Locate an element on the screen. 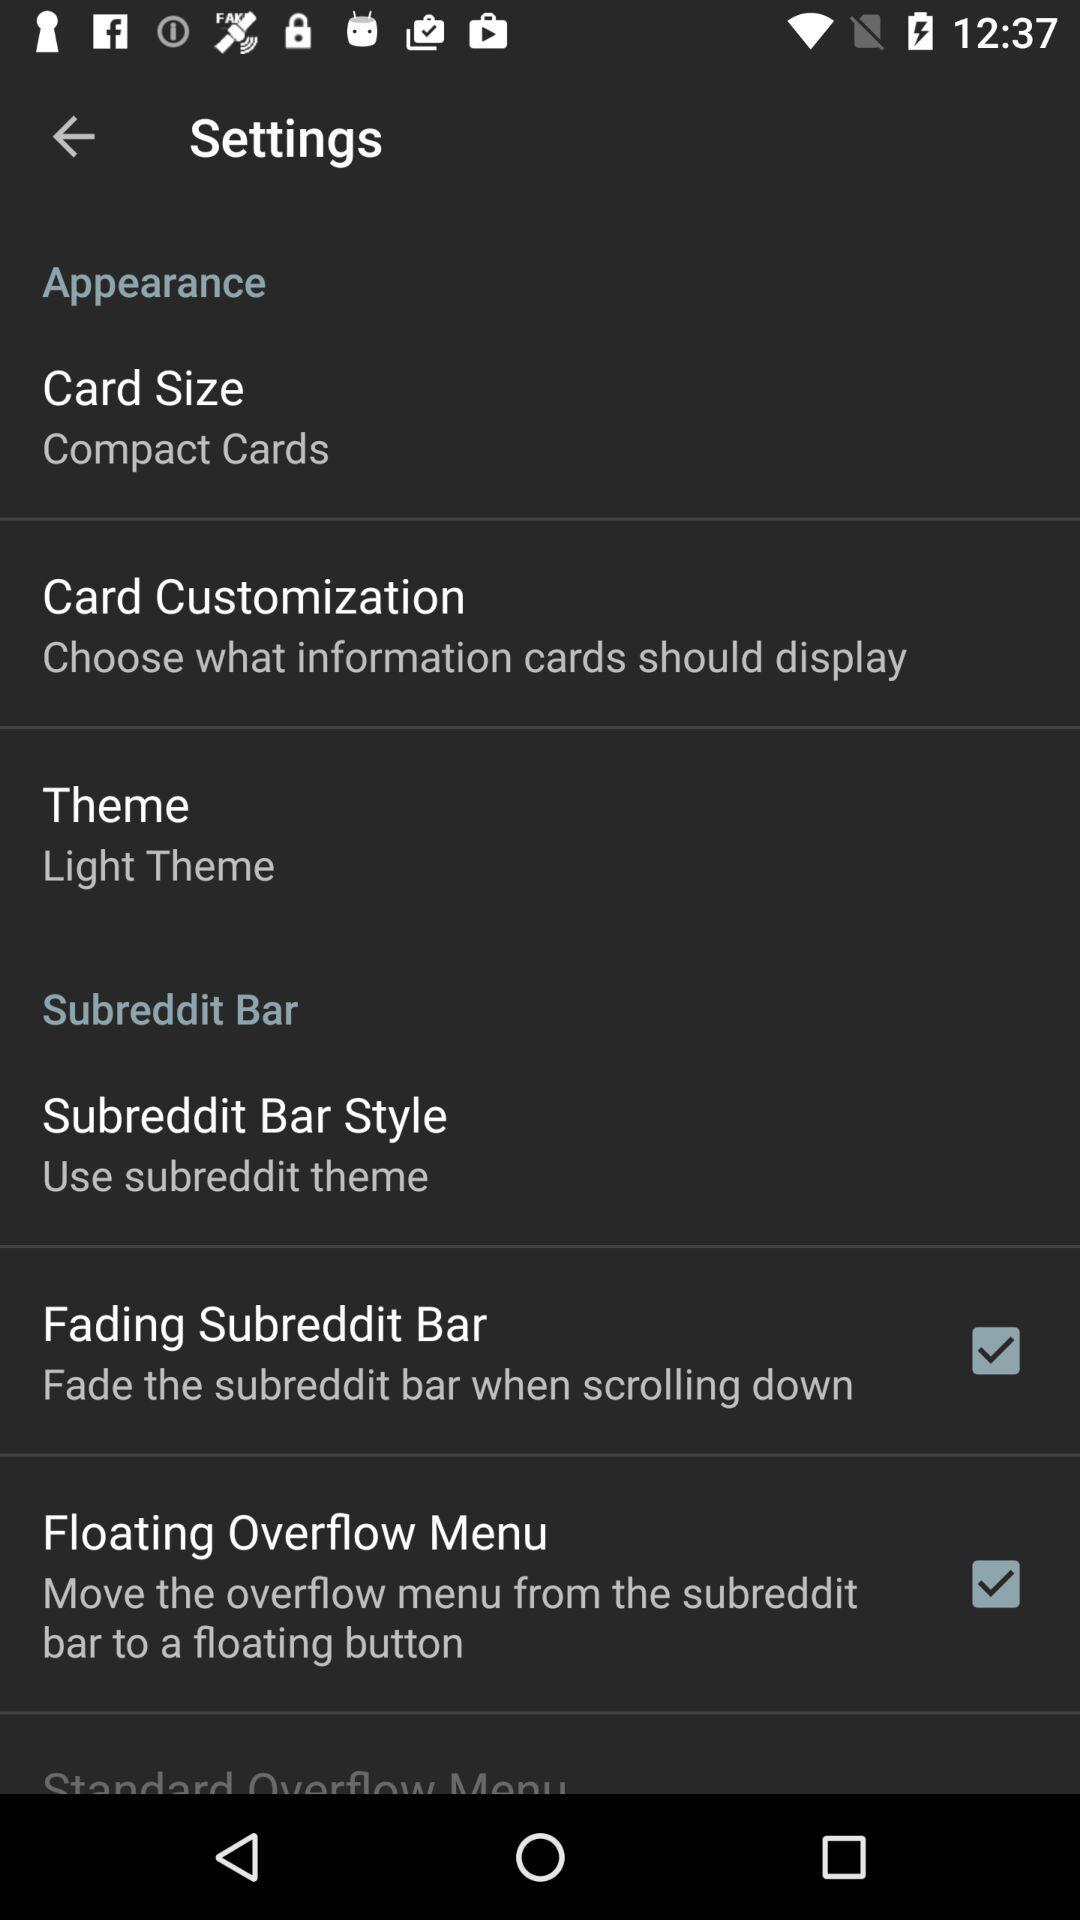  item below the card size app is located at coordinates (185, 445).